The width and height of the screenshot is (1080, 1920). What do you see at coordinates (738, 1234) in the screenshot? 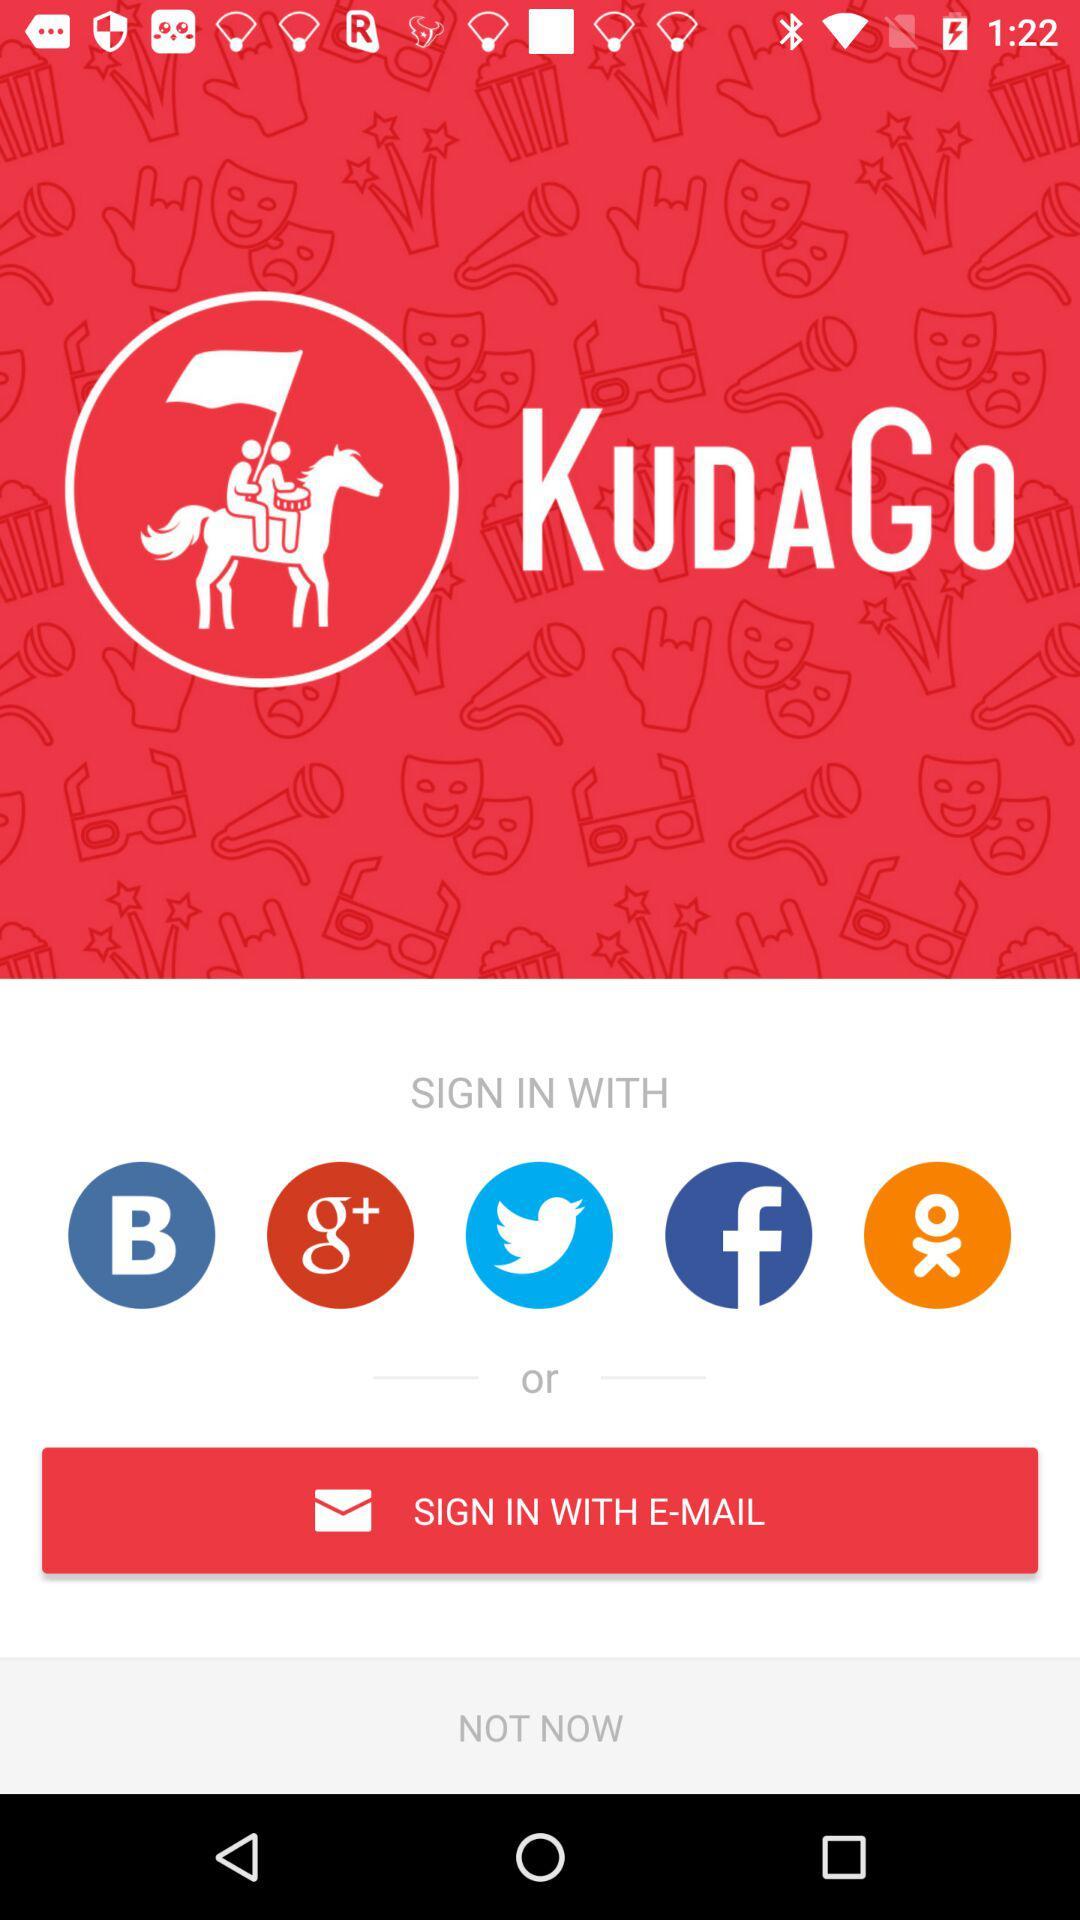
I see `open the webiste` at bounding box center [738, 1234].